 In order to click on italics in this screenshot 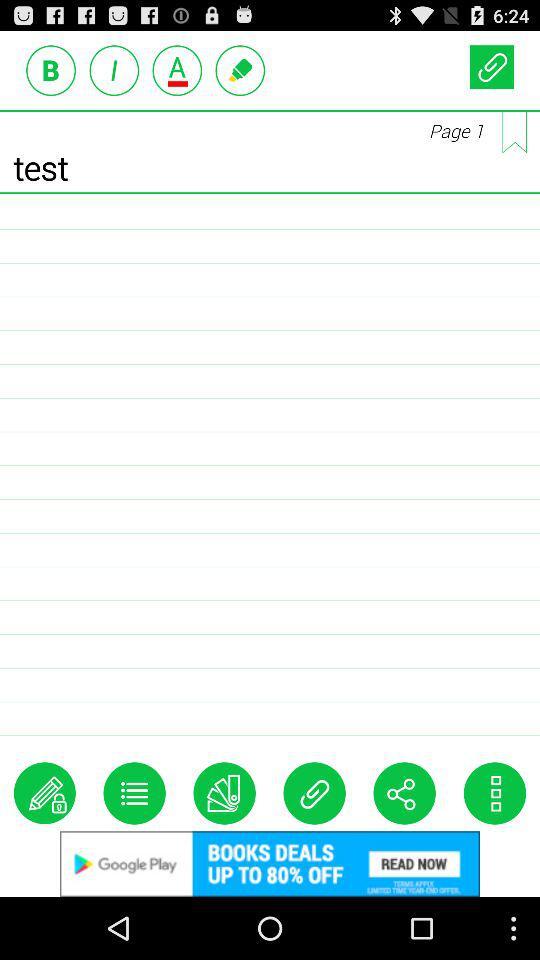, I will do `click(114, 70)`.